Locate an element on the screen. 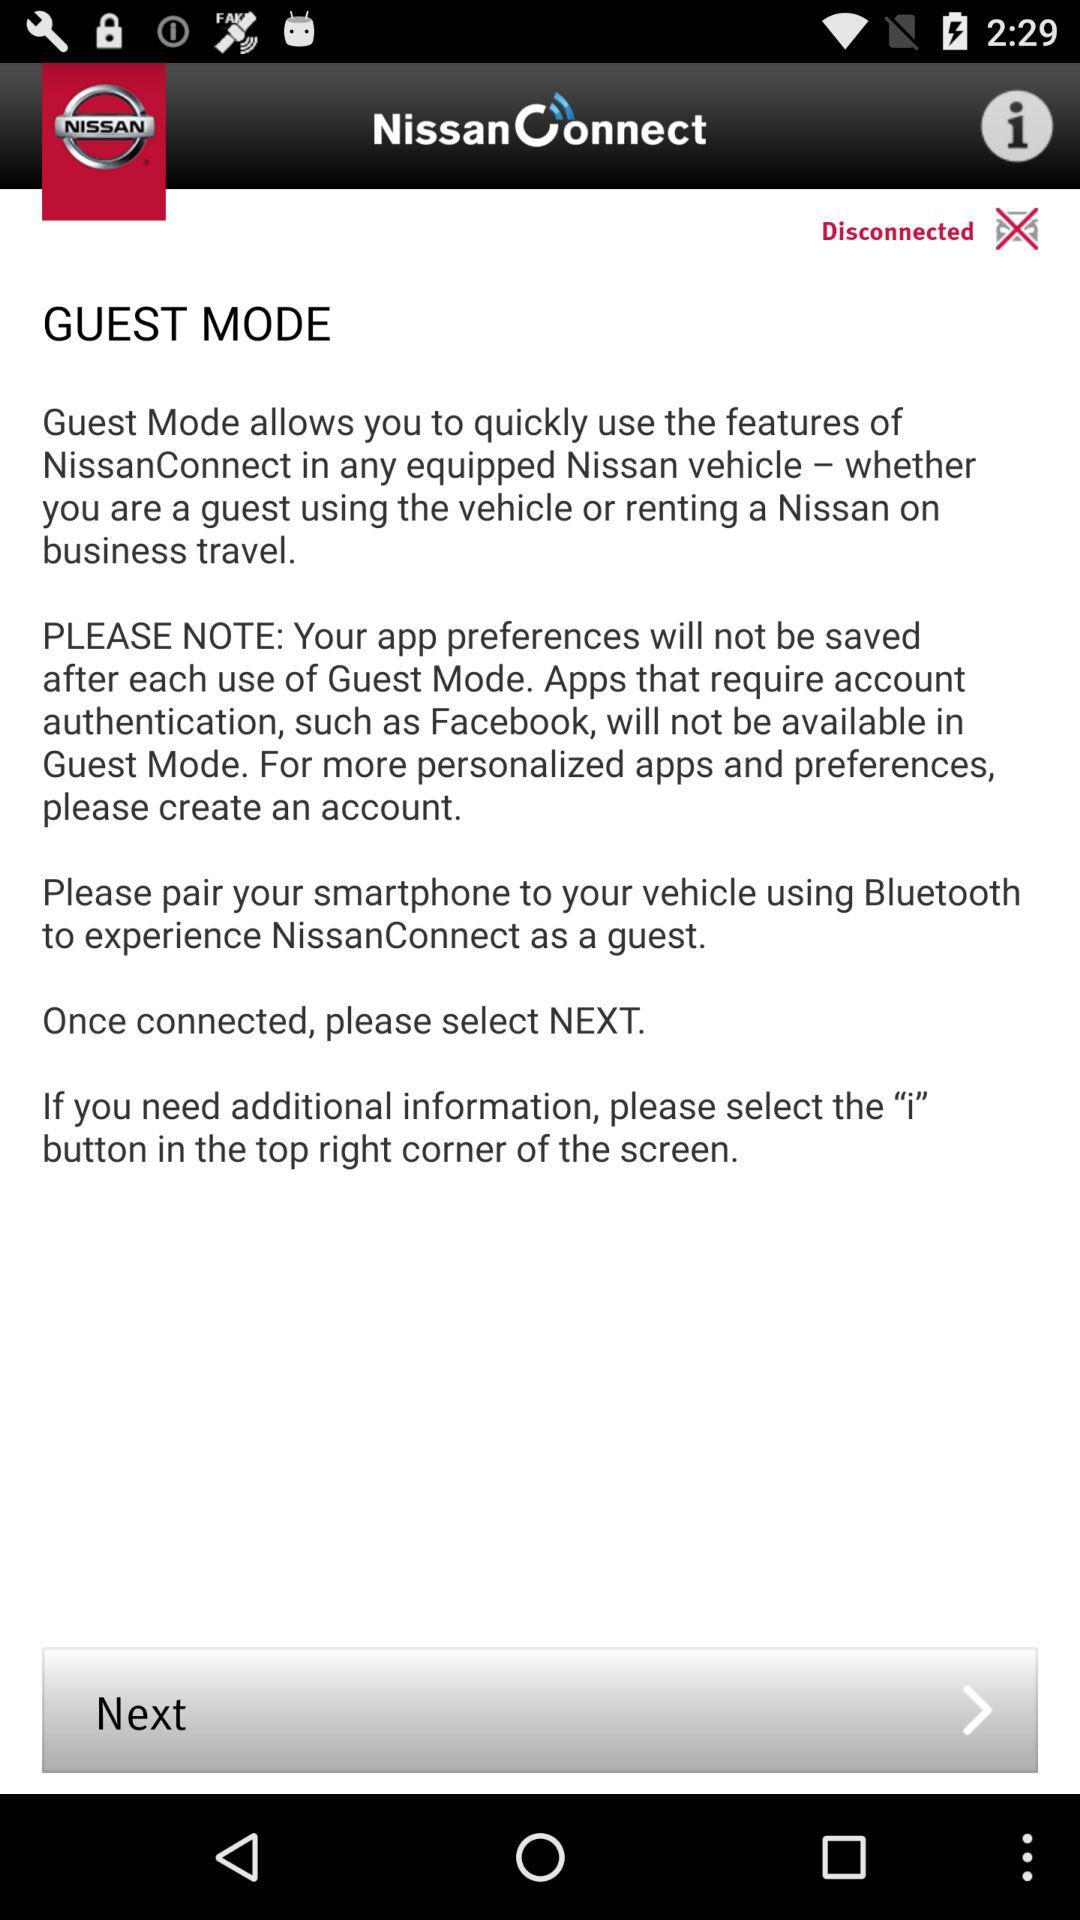 Image resolution: width=1080 pixels, height=1920 pixels. the icon below the guest mode allows app is located at coordinates (540, 1708).